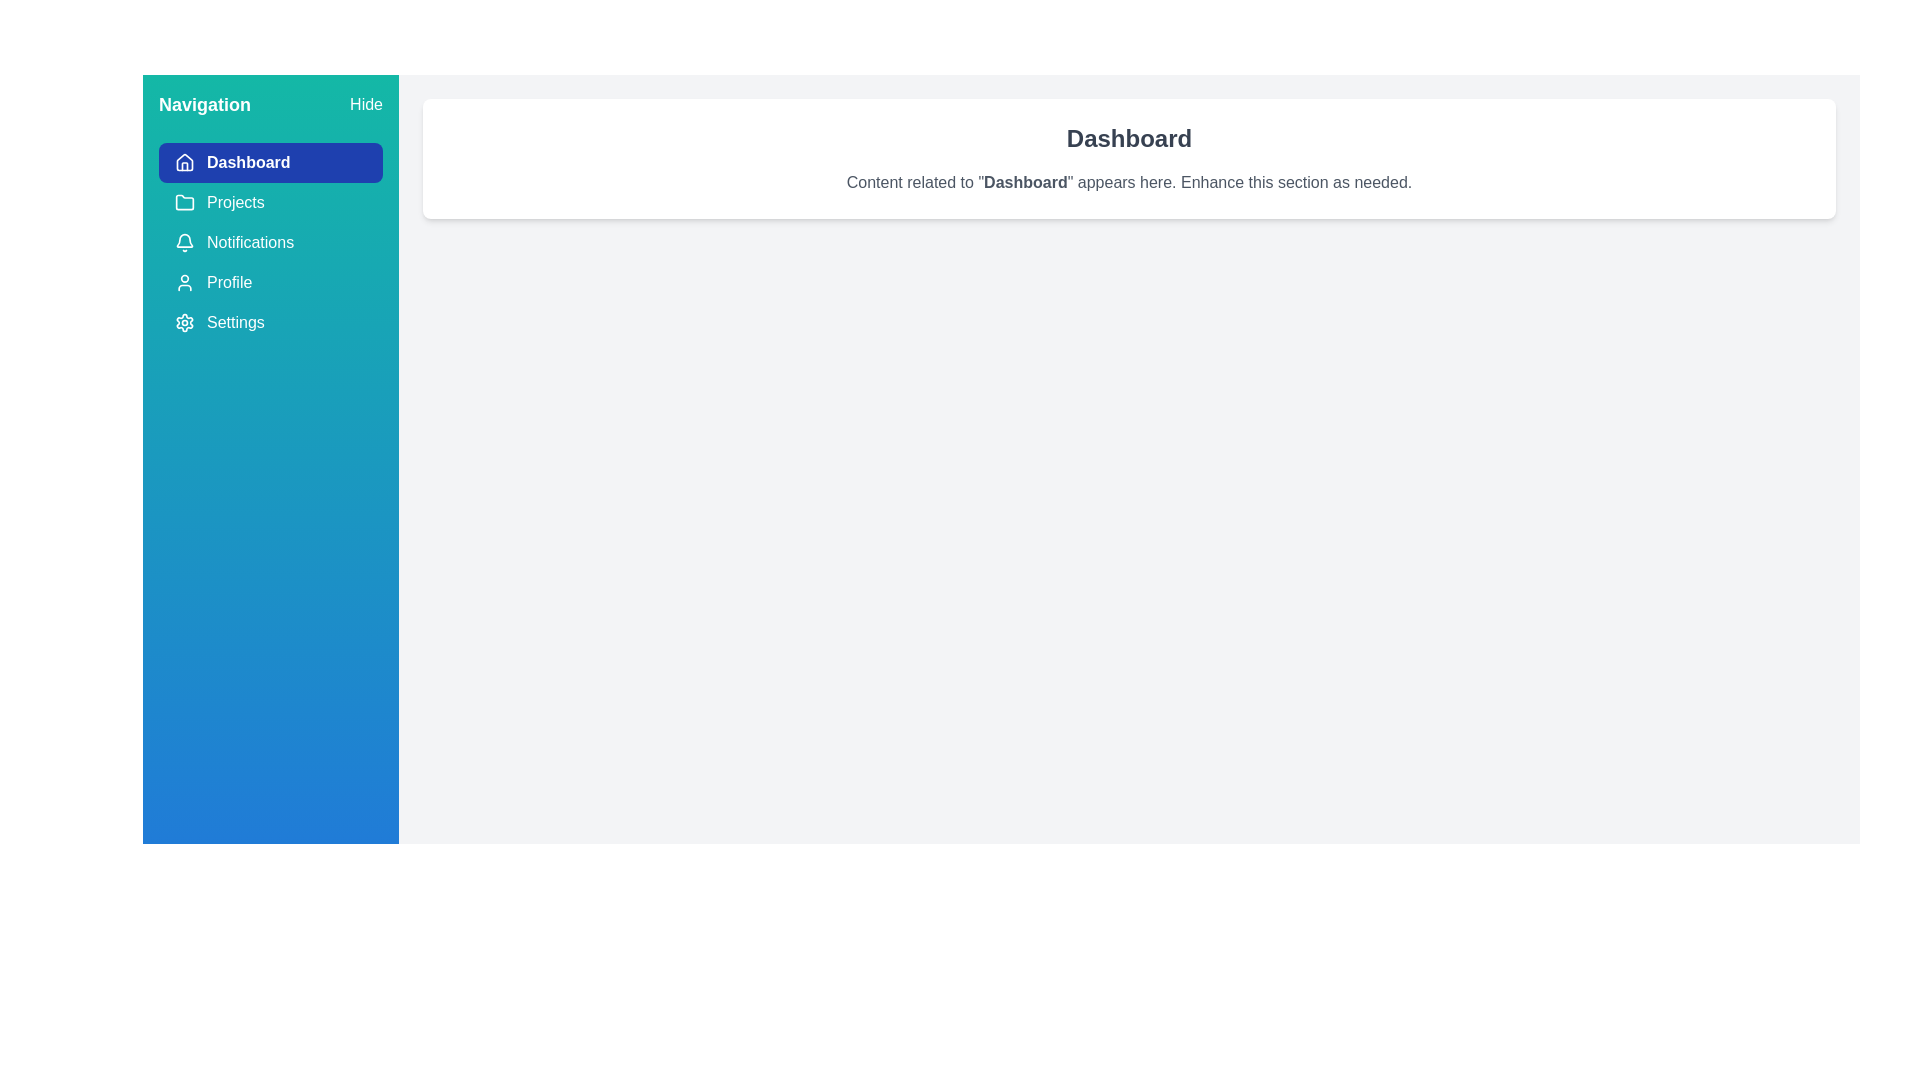  I want to click on the menu item Dashboard from the drawer, so click(269, 161).